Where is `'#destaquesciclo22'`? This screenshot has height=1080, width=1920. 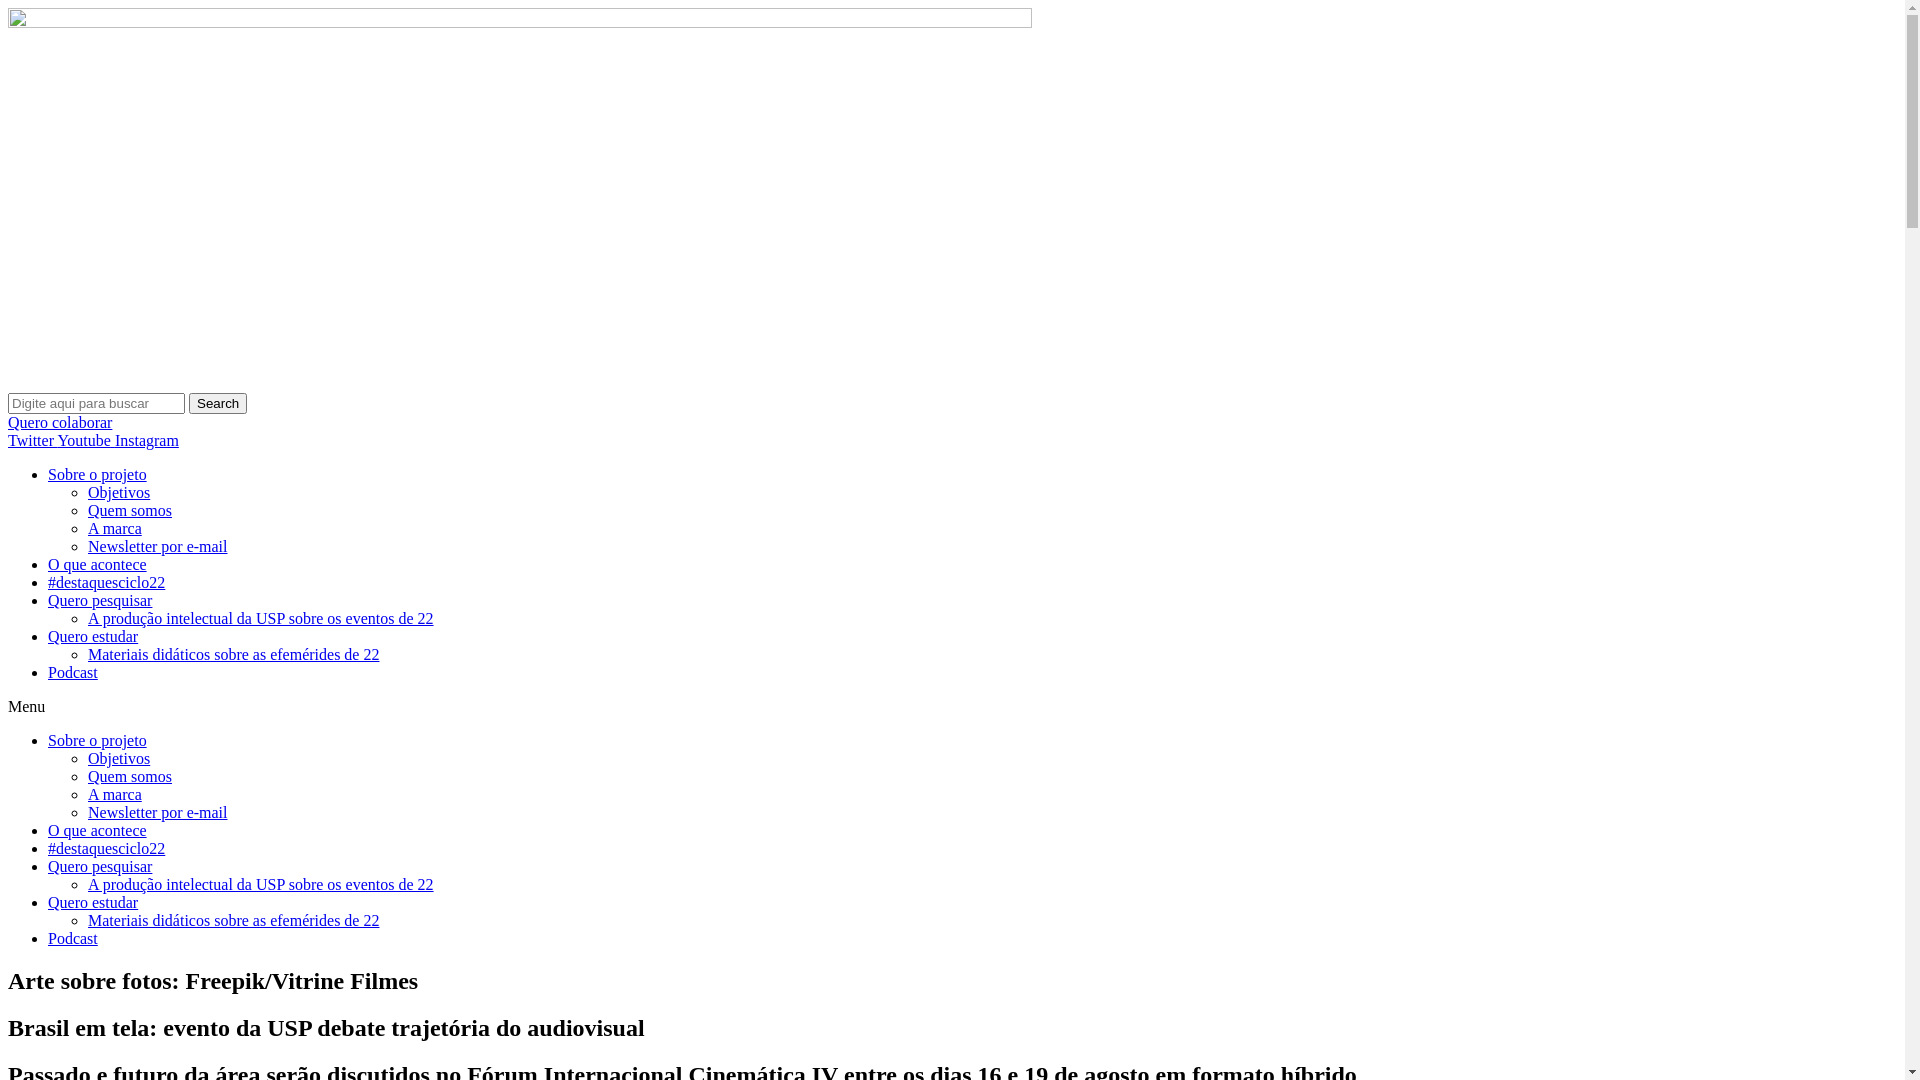 '#destaquesciclo22' is located at coordinates (105, 848).